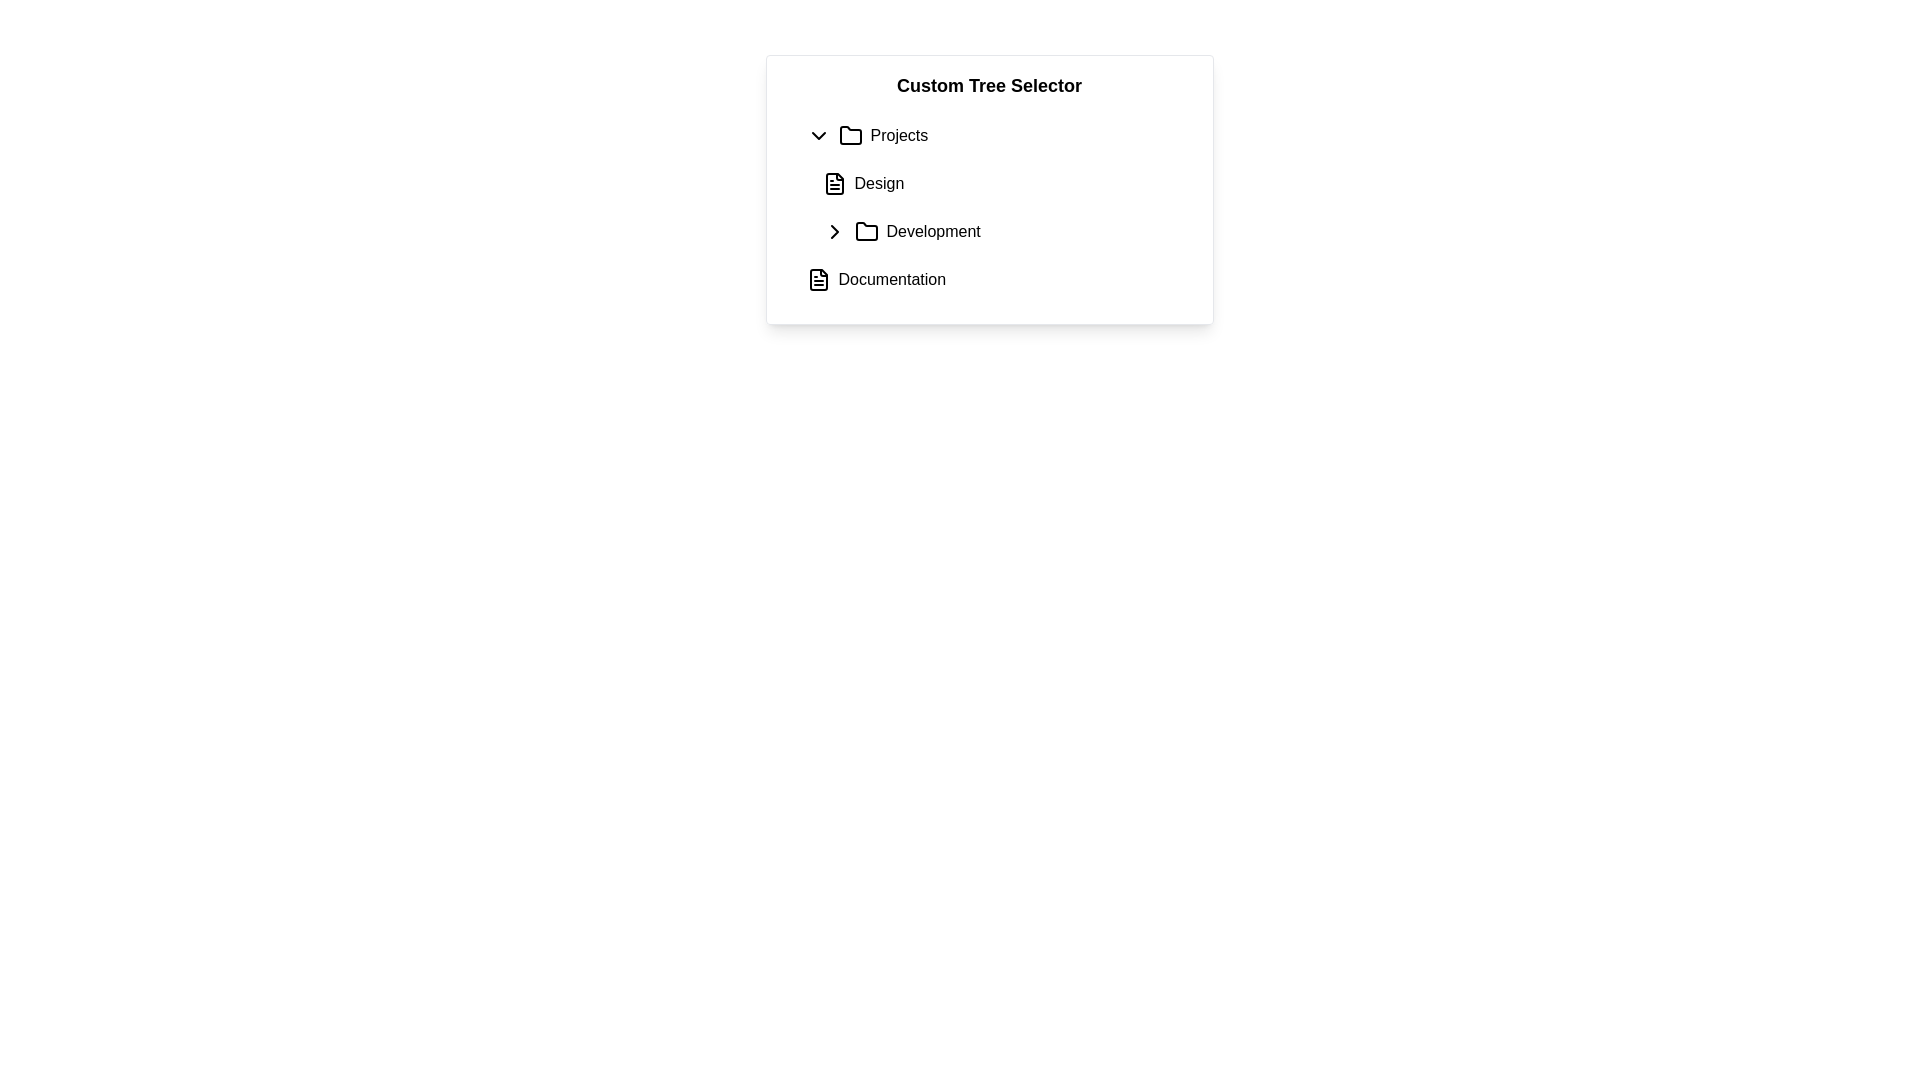 The image size is (1920, 1080). Describe the element at coordinates (818, 280) in the screenshot. I see `the documentation icon located to the left of the text 'Documentation' in the hierarchical tree view` at that location.